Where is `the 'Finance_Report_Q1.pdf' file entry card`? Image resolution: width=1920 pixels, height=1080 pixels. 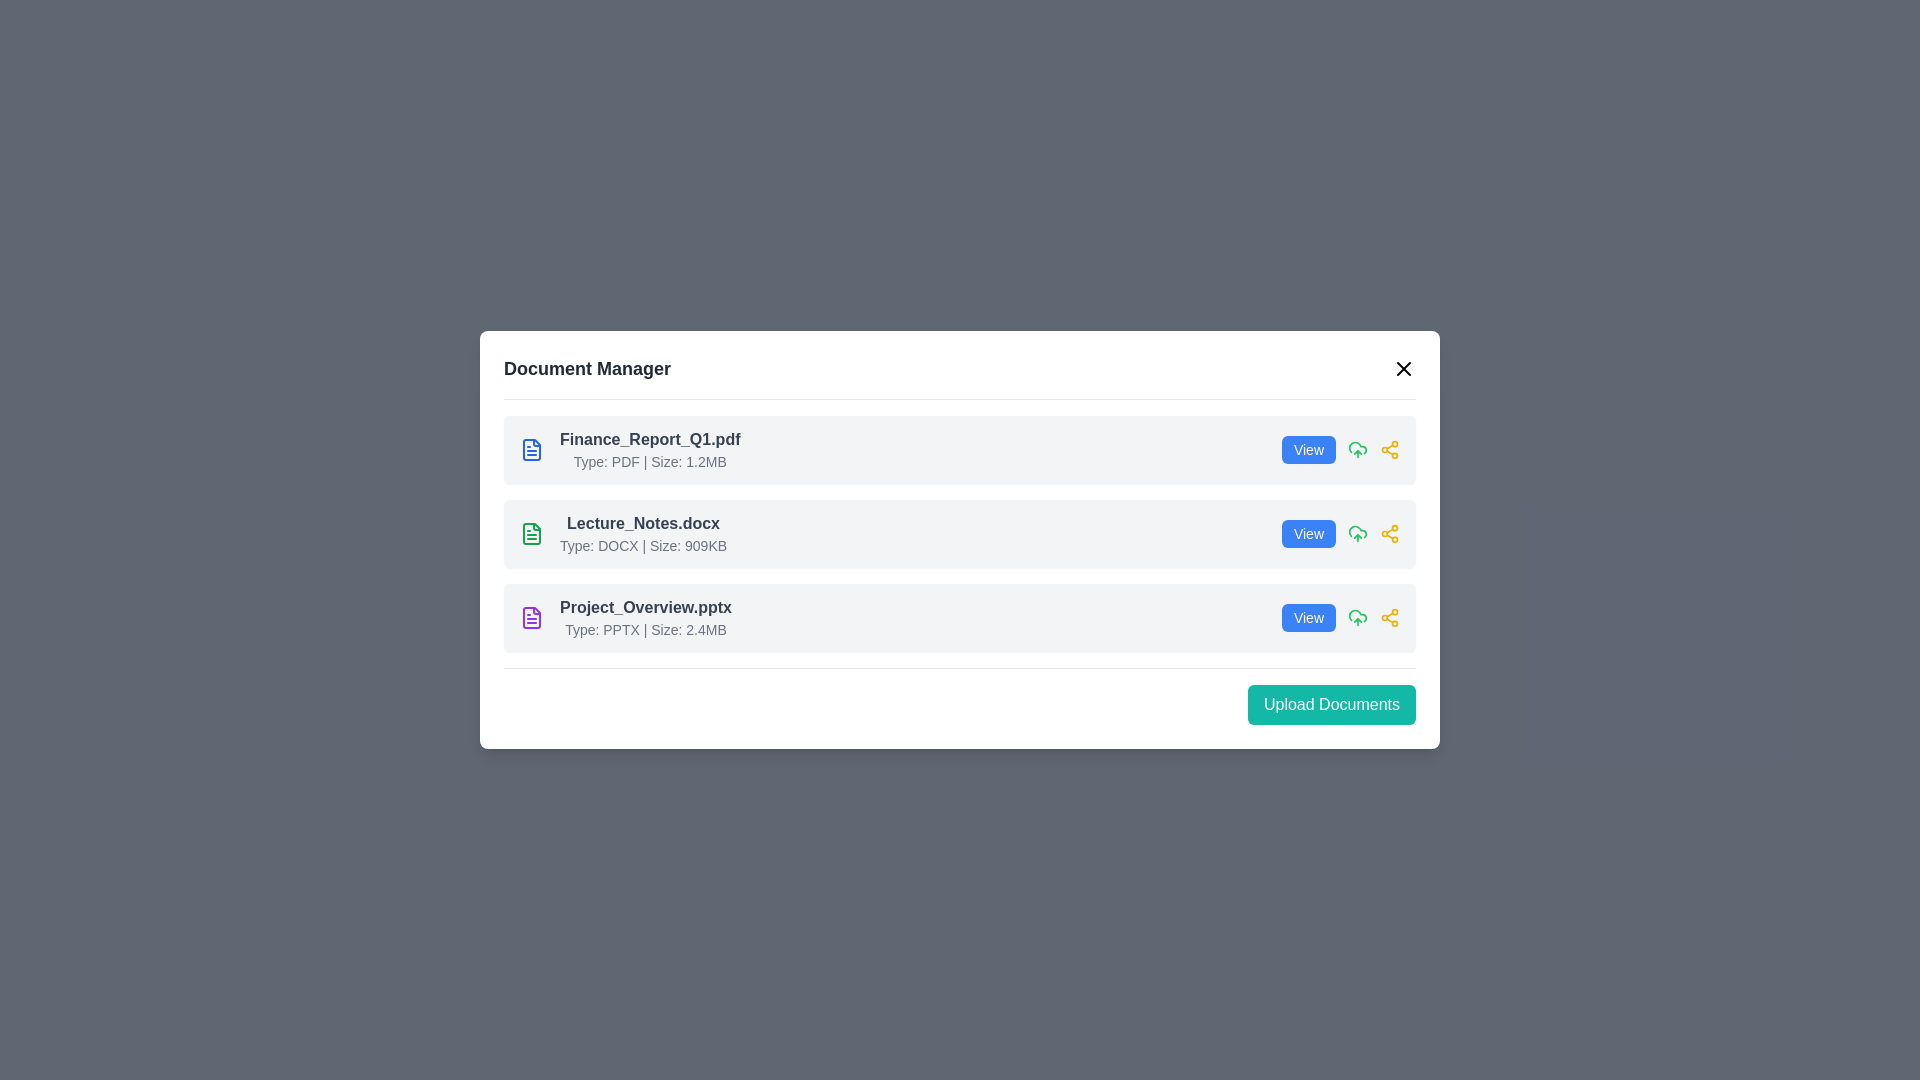
the 'Finance_Report_Q1.pdf' file entry card is located at coordinates (629, 450).